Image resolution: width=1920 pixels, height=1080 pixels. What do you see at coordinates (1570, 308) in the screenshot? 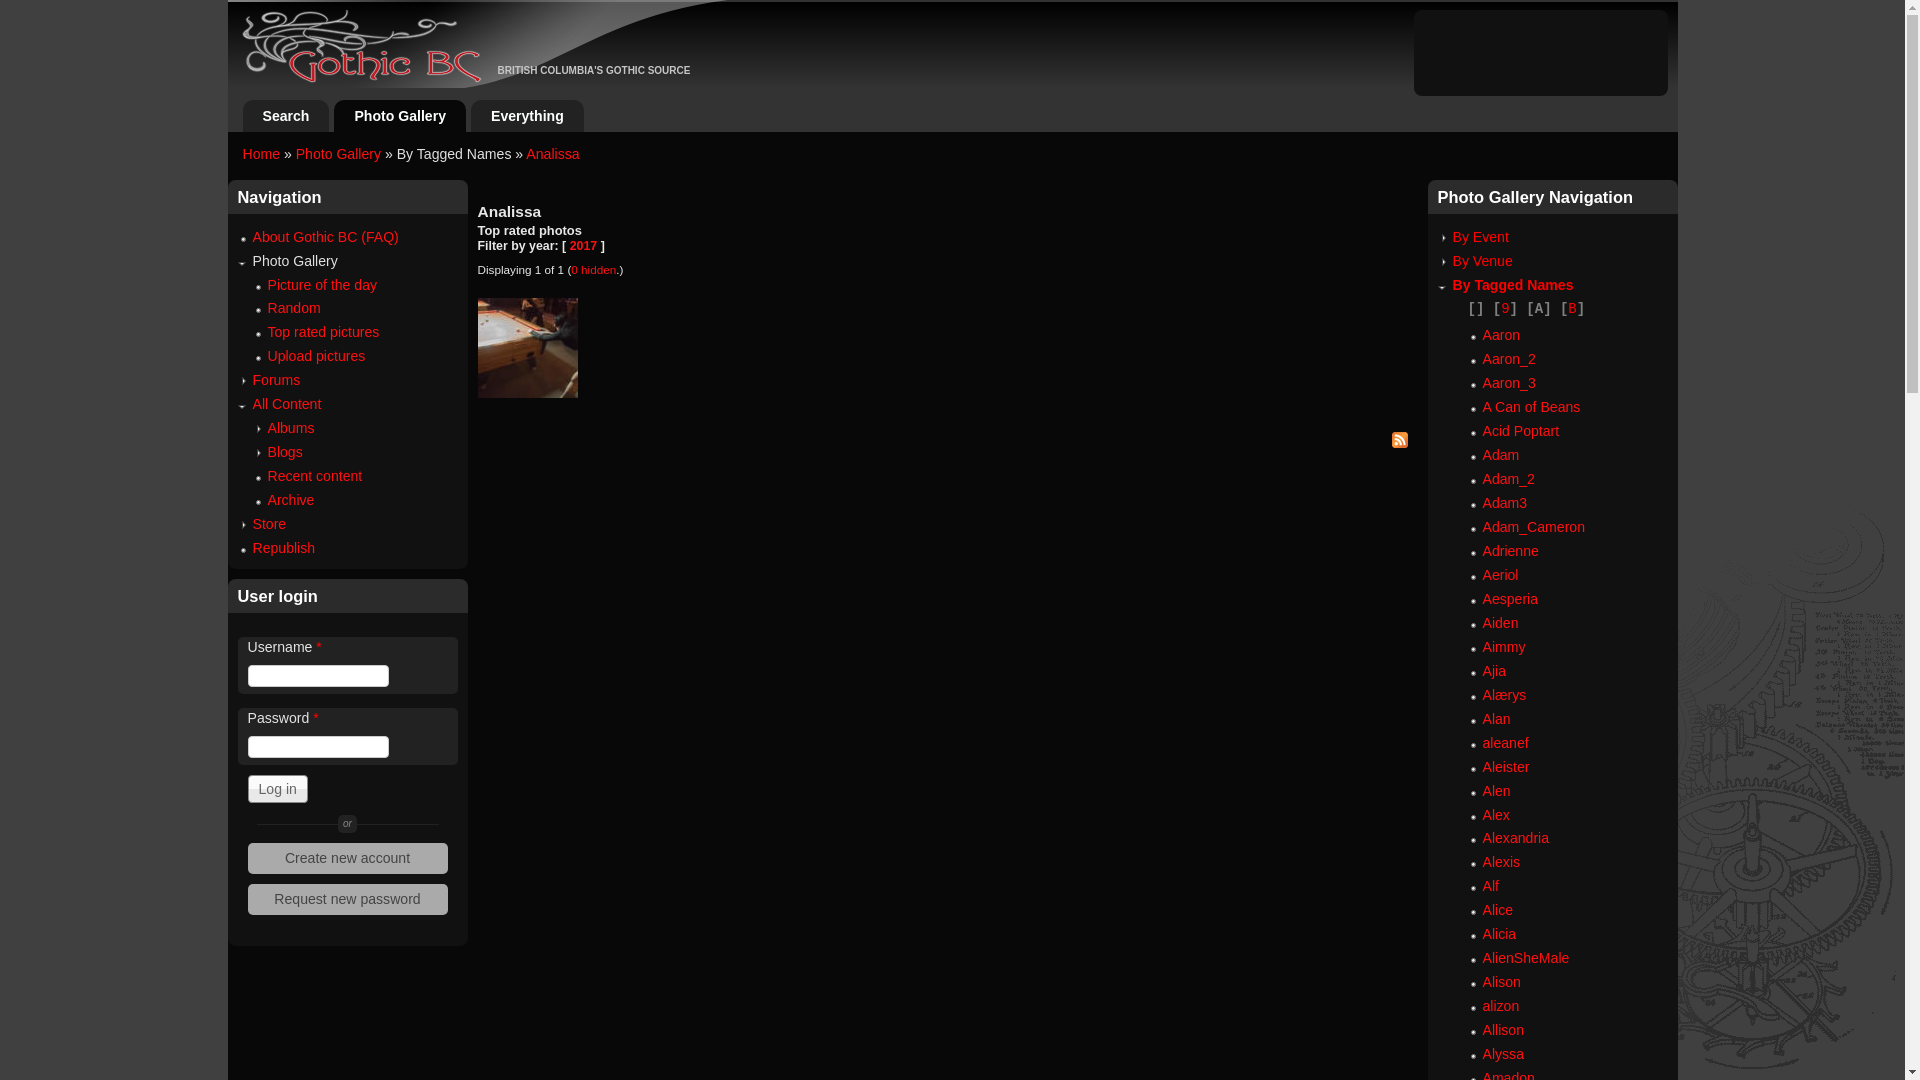
I see `'B'` at bounding box center [1570, 308].